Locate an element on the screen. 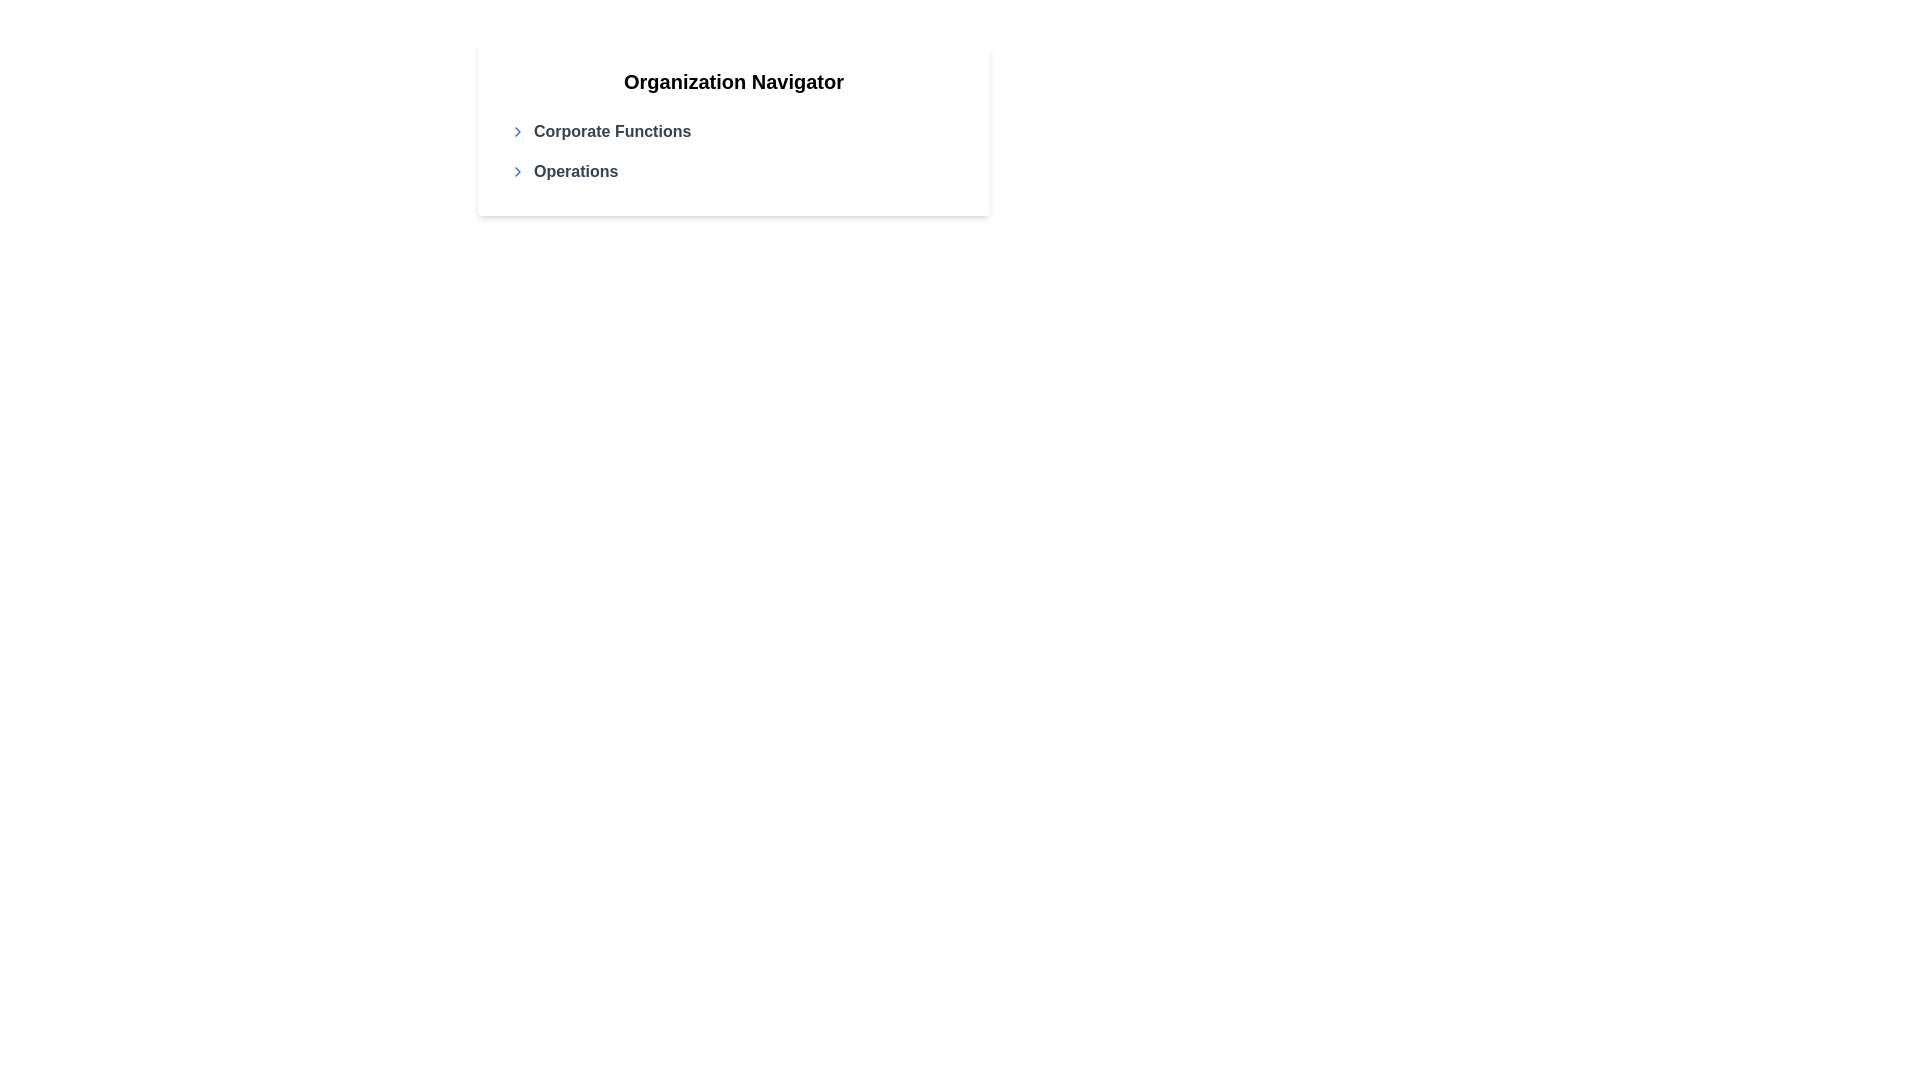 This screenshot has height=1080, width=1920. the leading icon for 'Corporate Functions' is located at coordinates (518, 131).